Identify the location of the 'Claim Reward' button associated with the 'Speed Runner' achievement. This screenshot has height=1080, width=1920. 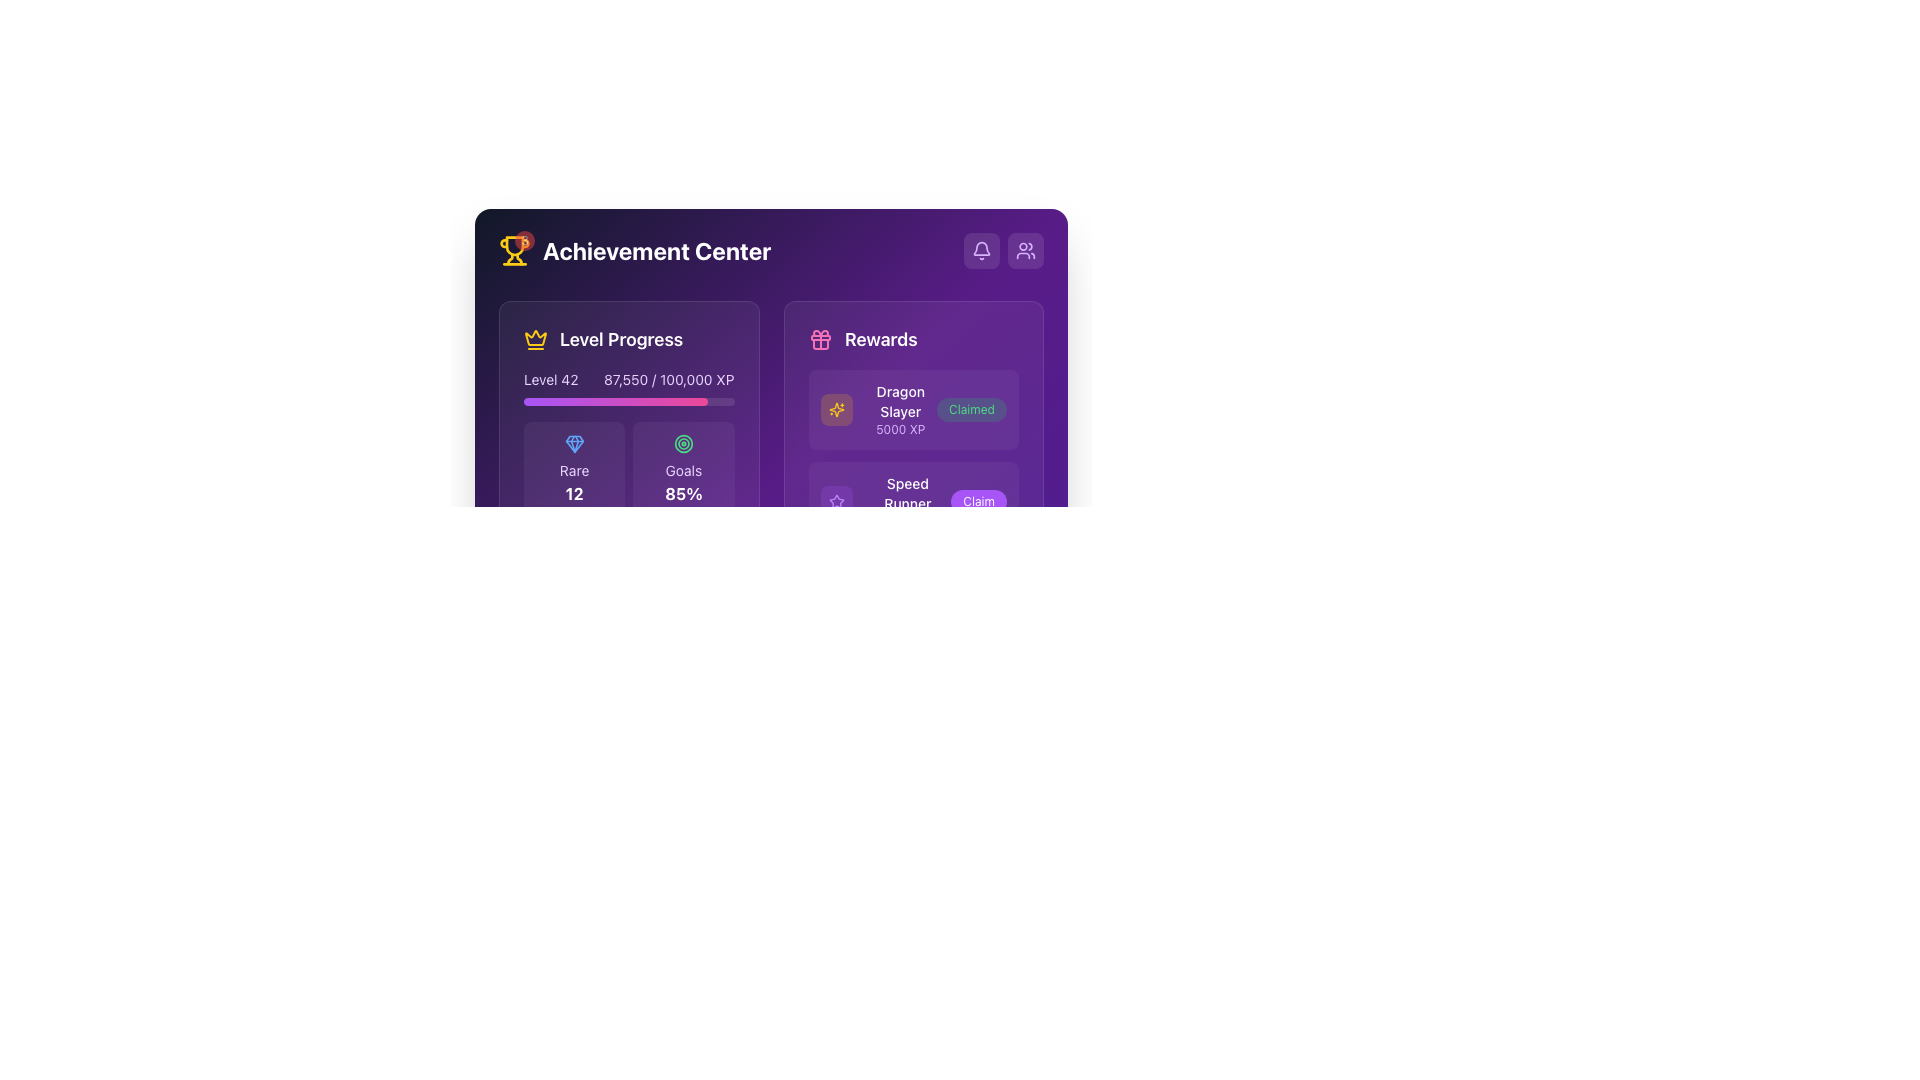
(979, 500).